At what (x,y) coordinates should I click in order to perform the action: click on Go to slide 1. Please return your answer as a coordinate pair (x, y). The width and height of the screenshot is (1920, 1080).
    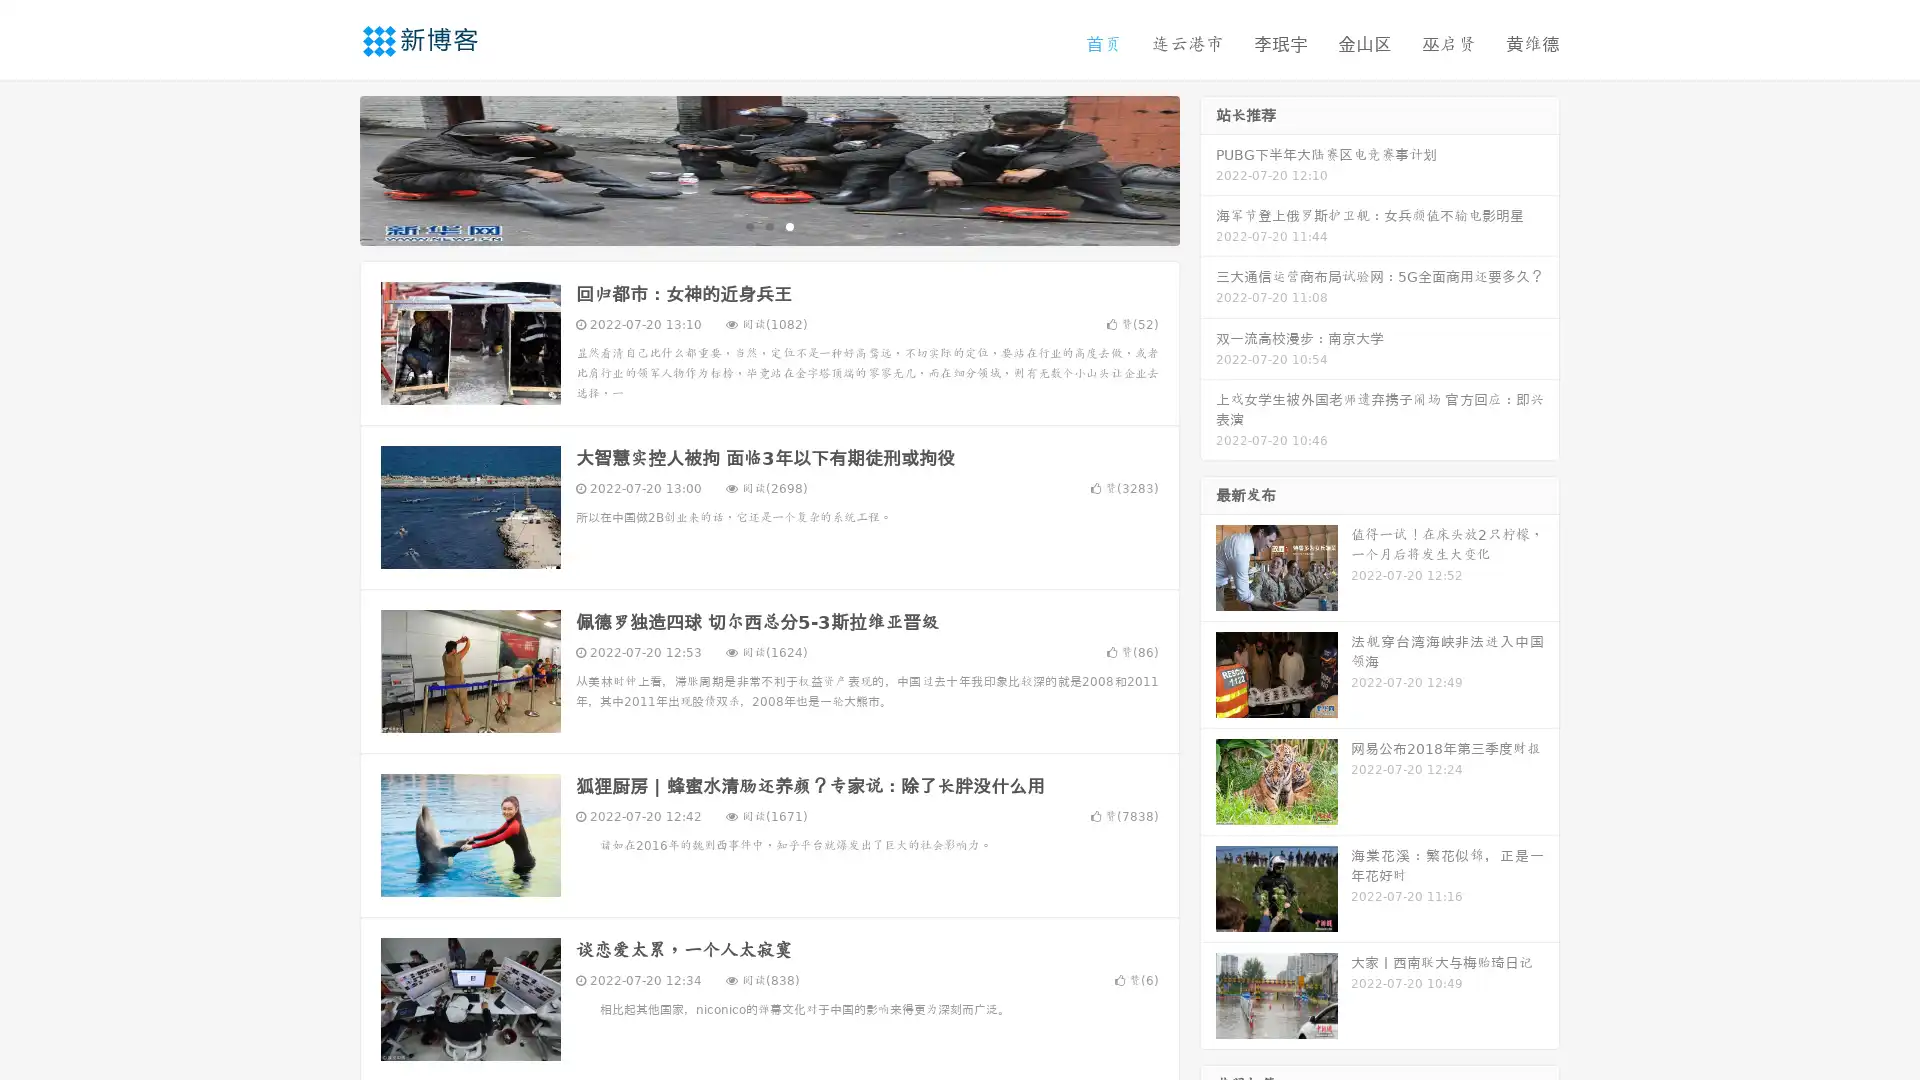
    Looking at the image, I should click on (748, 225).